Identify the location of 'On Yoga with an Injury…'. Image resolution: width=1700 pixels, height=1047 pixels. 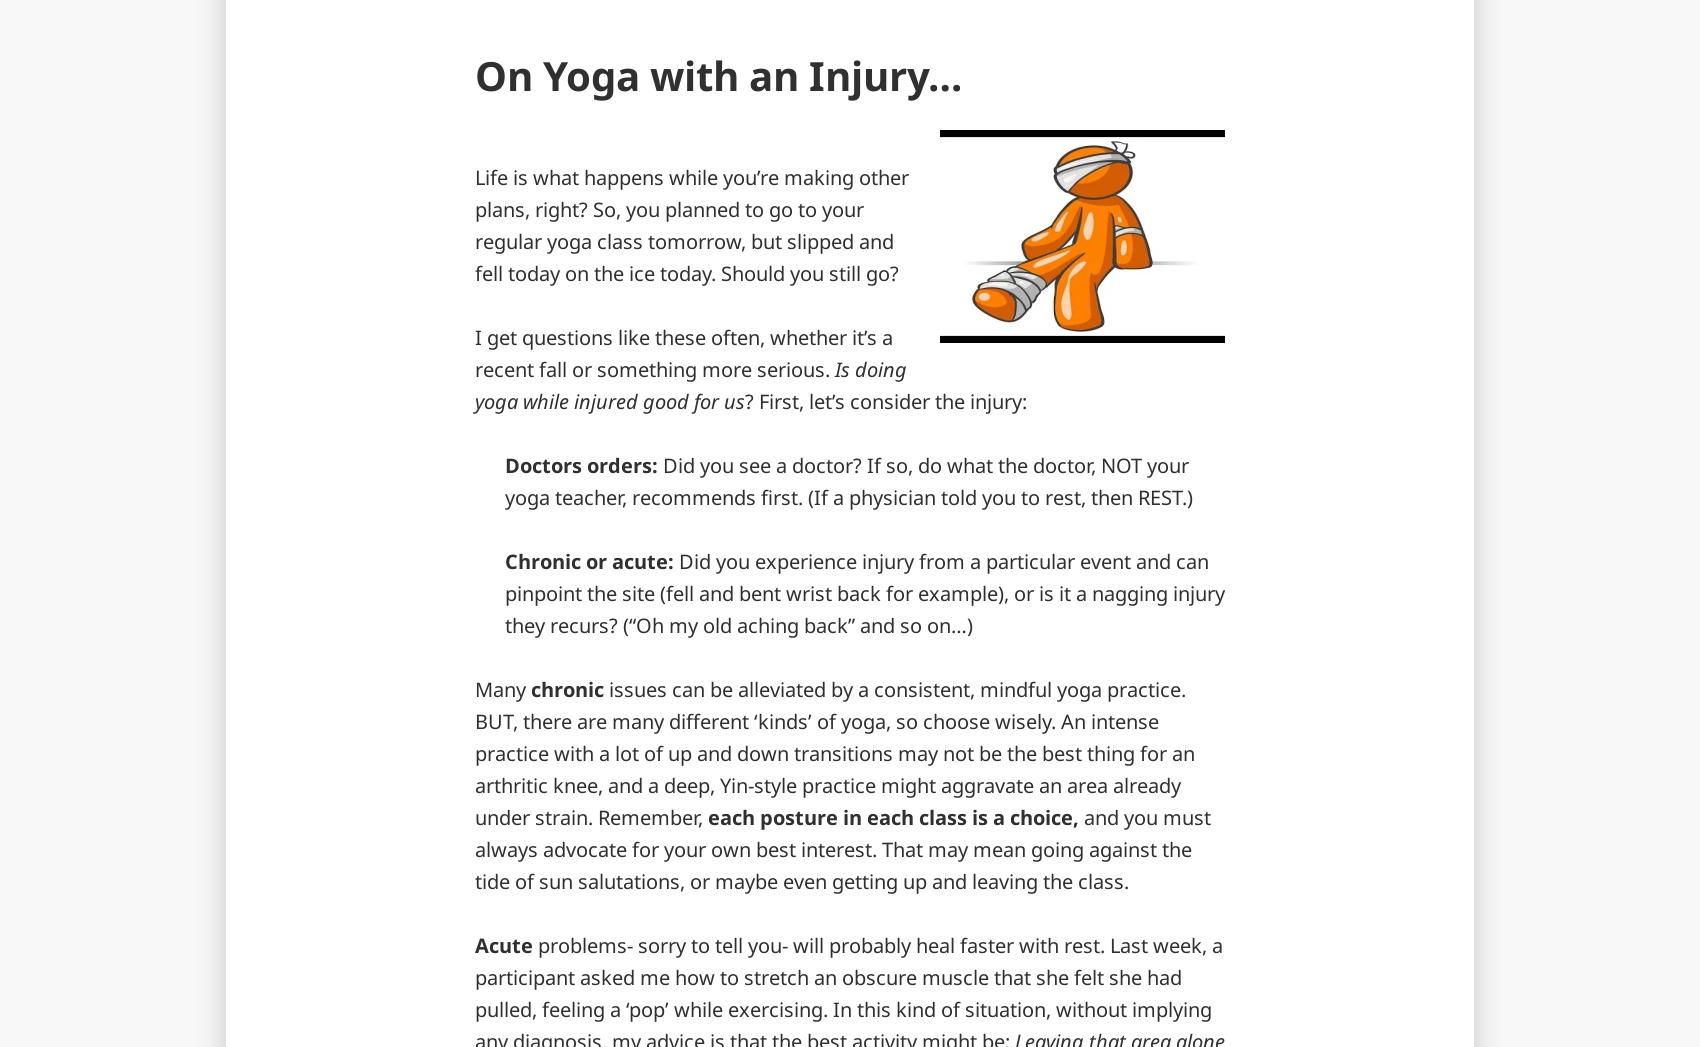
(718, 74).